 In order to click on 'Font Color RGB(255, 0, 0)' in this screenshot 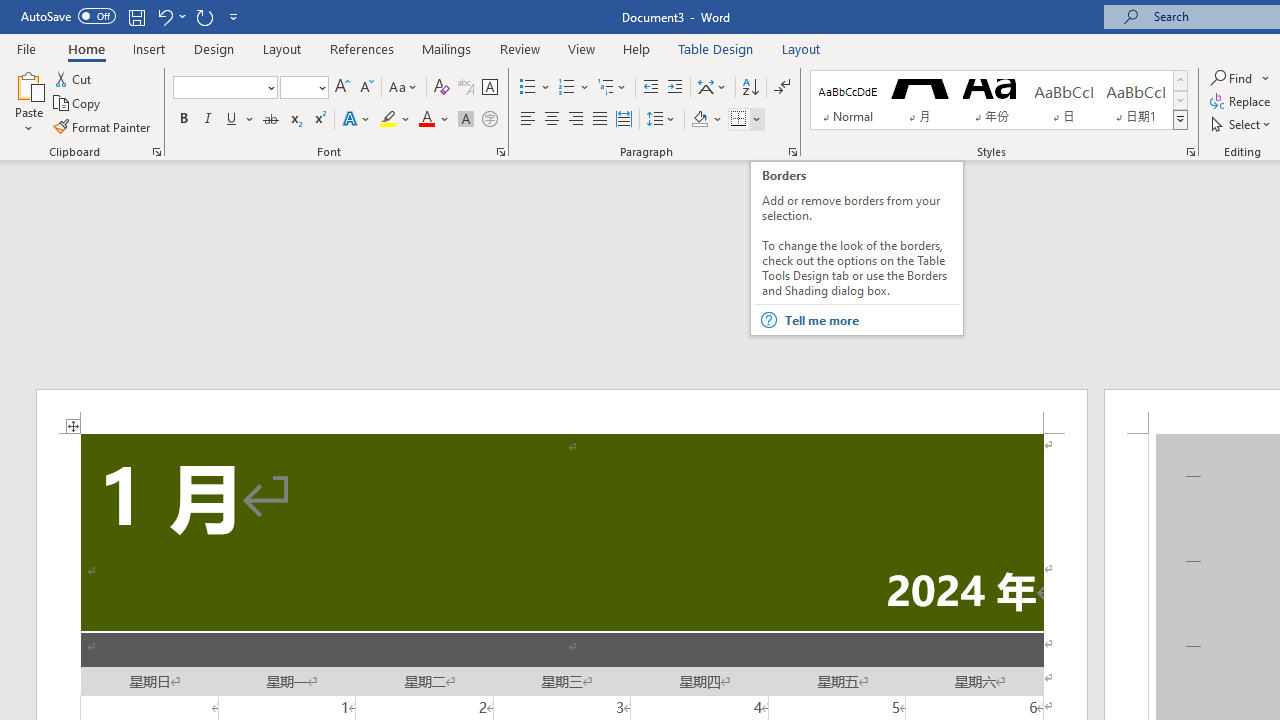, I will do `click(425, 119)`.